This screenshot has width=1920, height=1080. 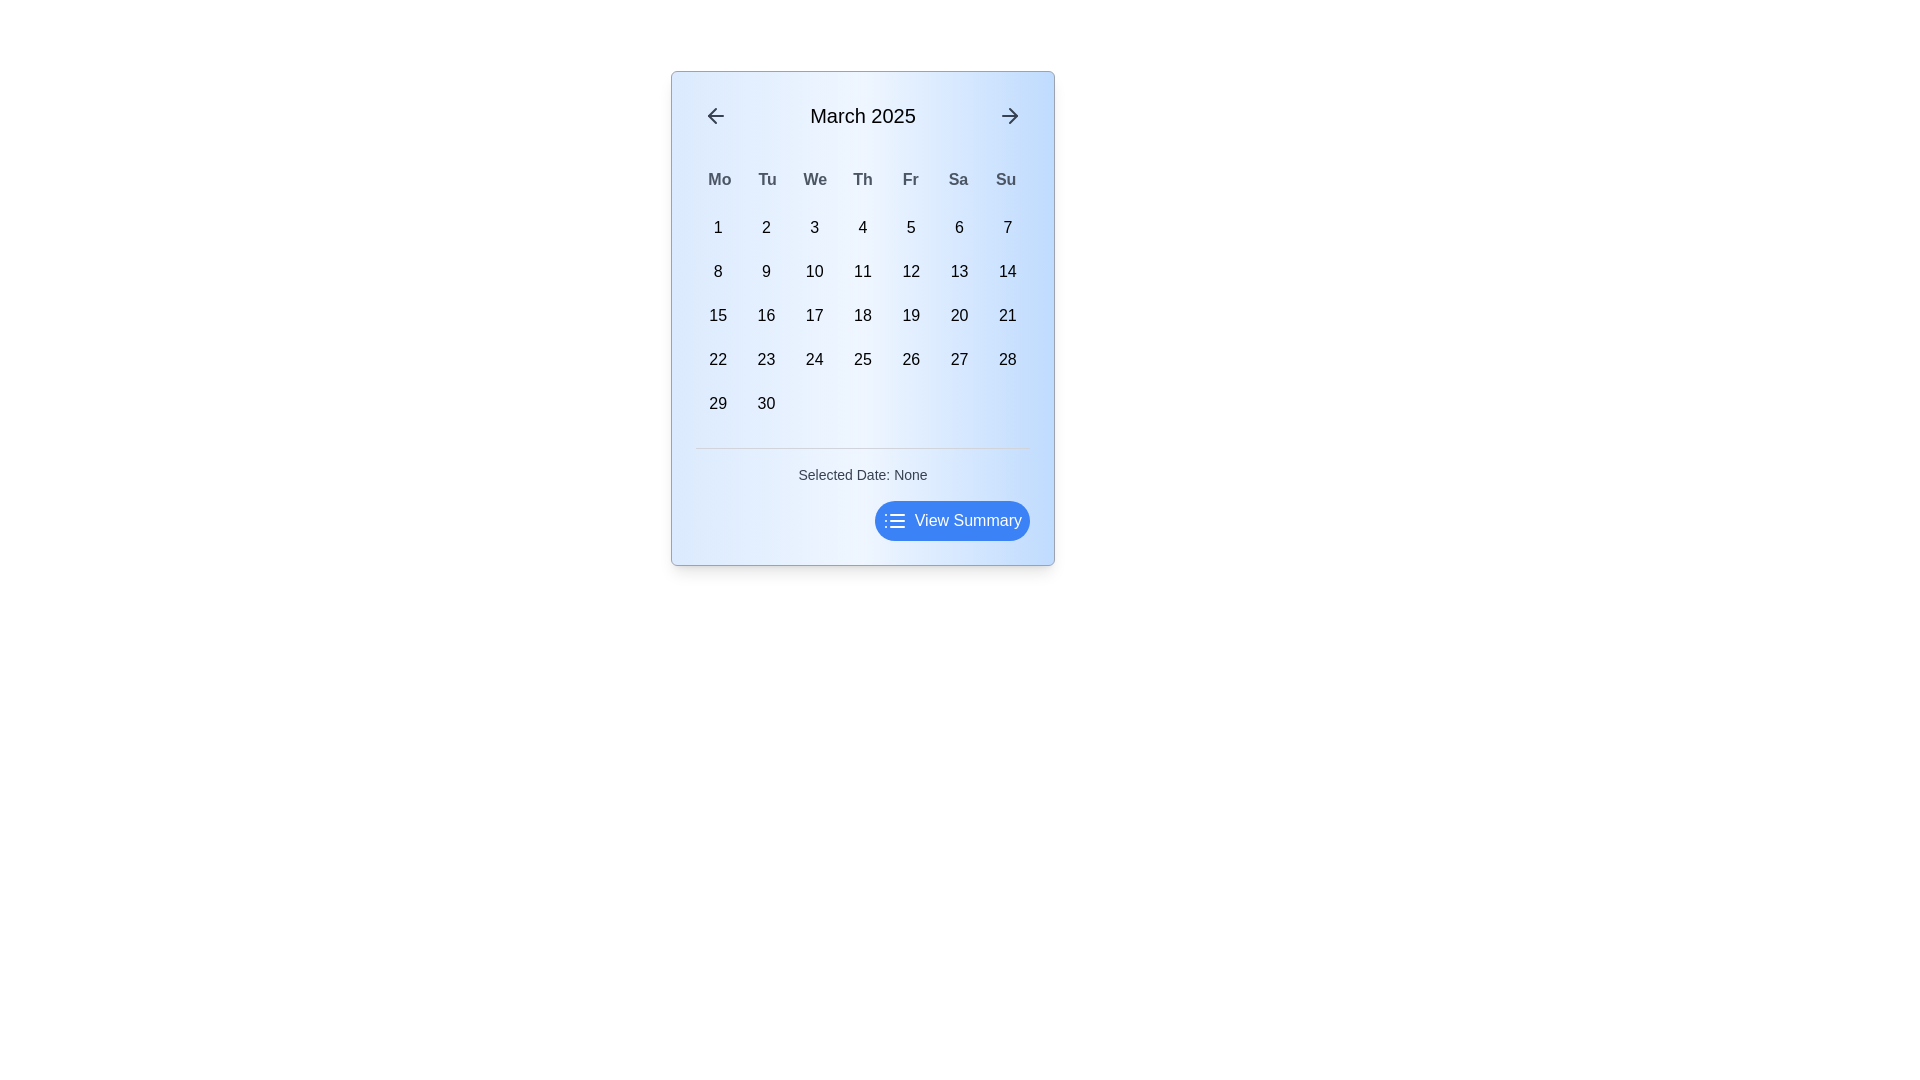 What do you see at coordinates (863, 272) in the screenshot?
I see `the interactive calendar day button representing the 11th day of March 2025` at bounding box center [863, 272].